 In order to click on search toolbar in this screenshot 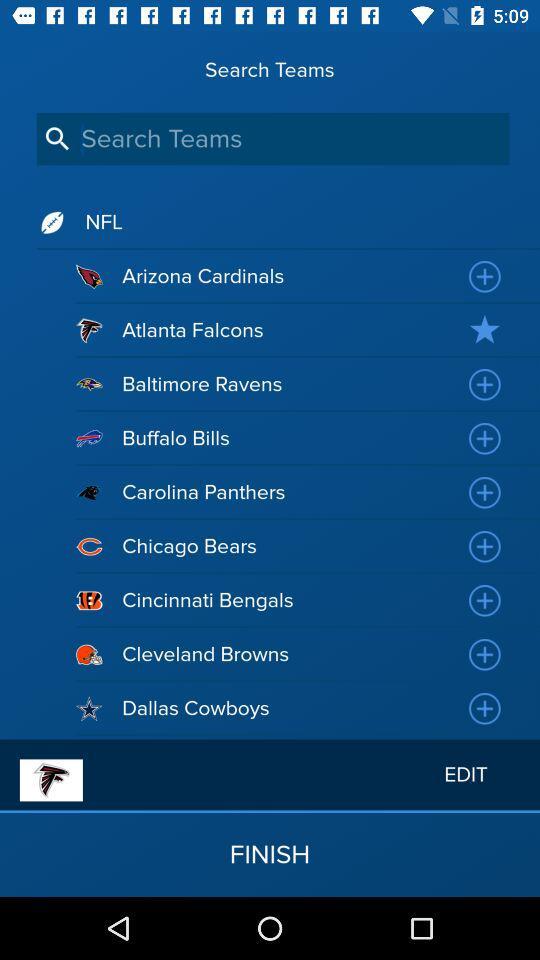, I will do `click(272, 138)`.